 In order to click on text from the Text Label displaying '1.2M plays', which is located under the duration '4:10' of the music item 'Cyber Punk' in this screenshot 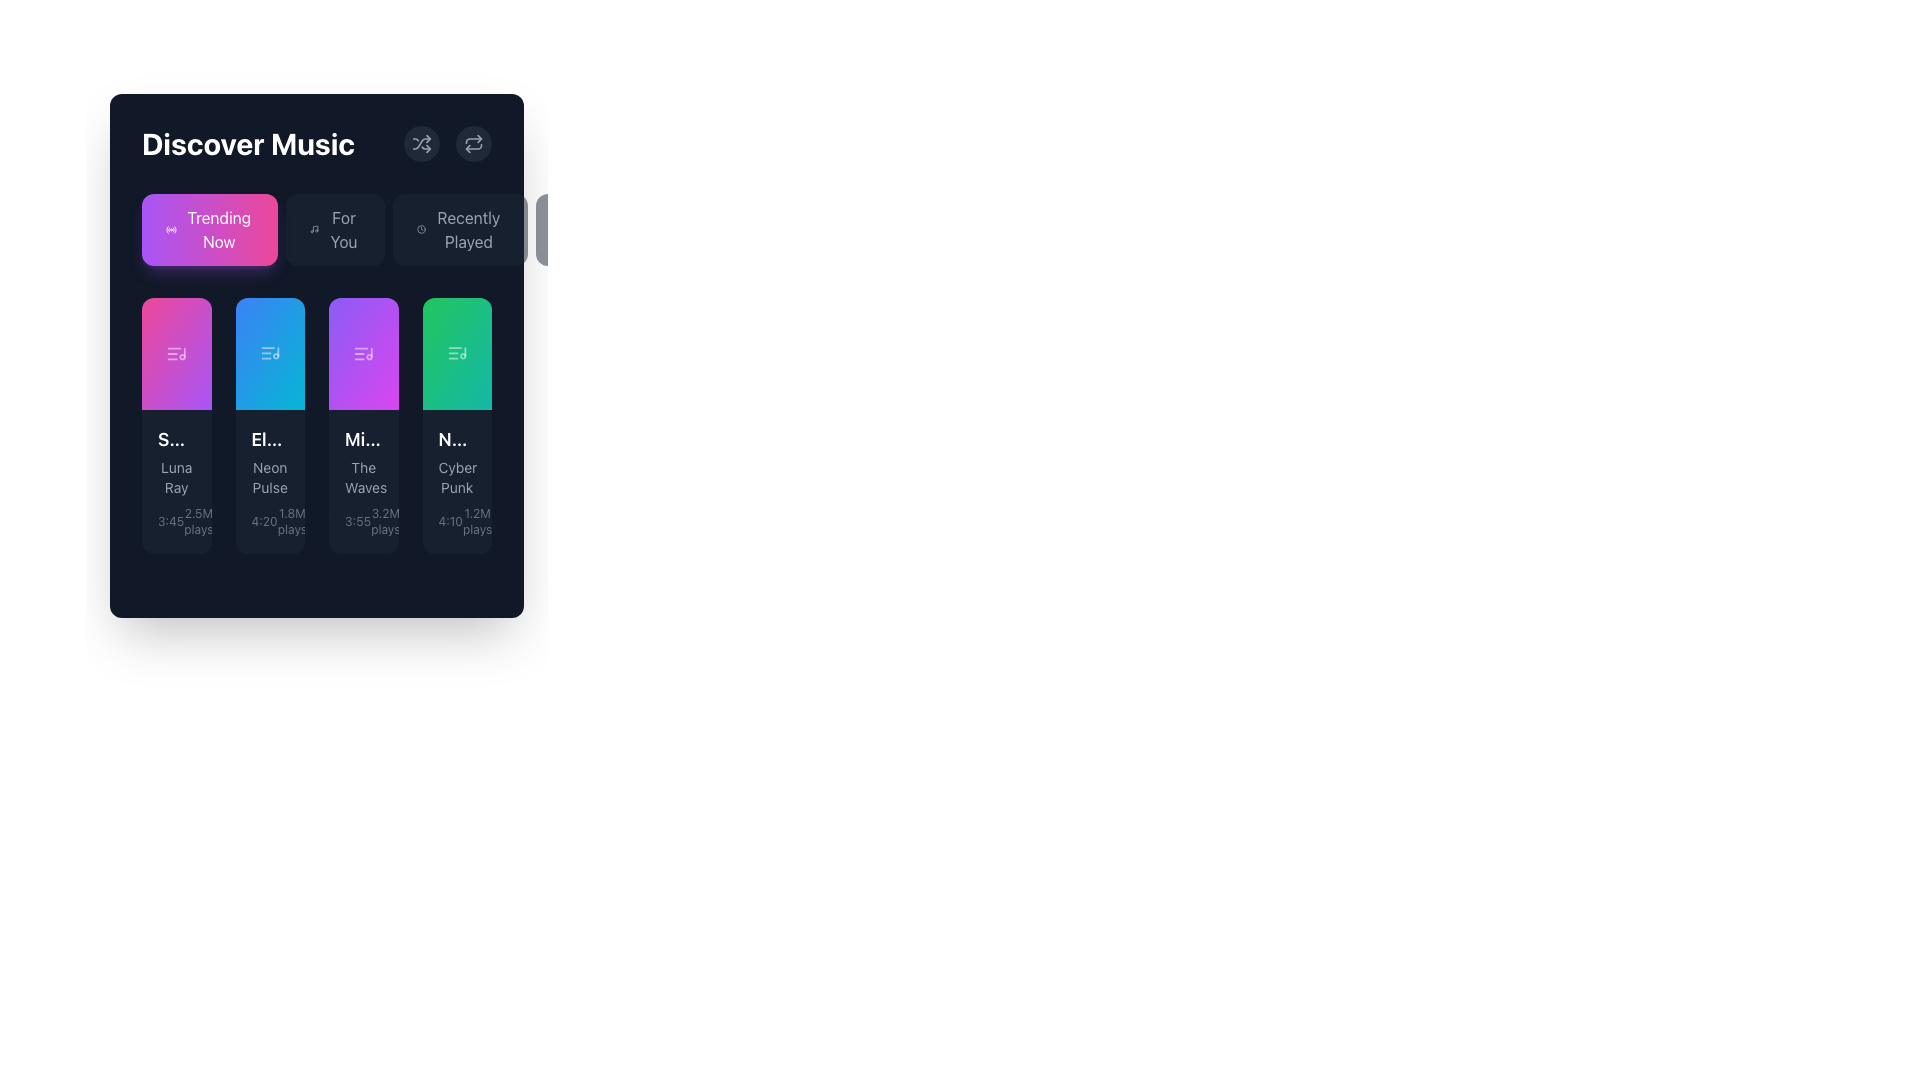, I will do `click(476, 520)`.